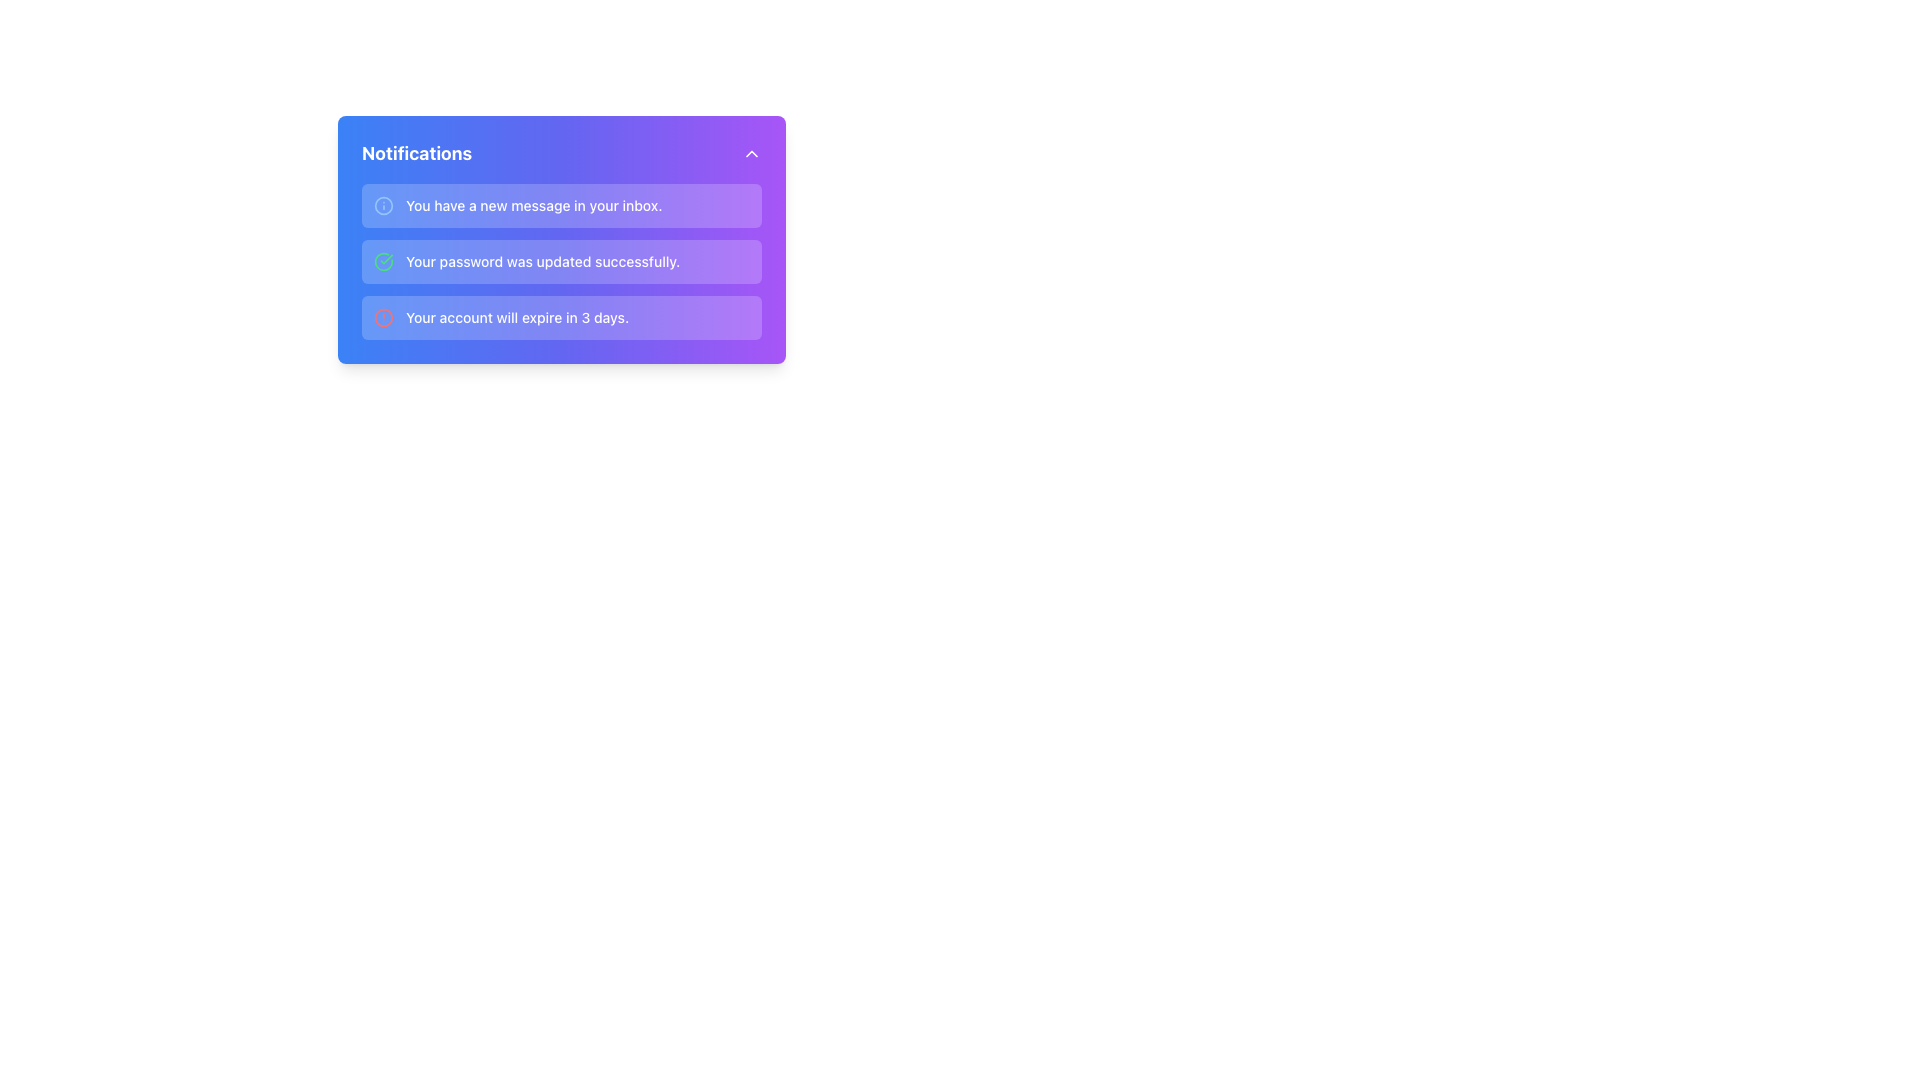 This screenshot has height=1080, width=1920. I want to click on the second notification block indicating the successful update of the user's password, located towards the center-right edge of the layout, so click(560, 261).